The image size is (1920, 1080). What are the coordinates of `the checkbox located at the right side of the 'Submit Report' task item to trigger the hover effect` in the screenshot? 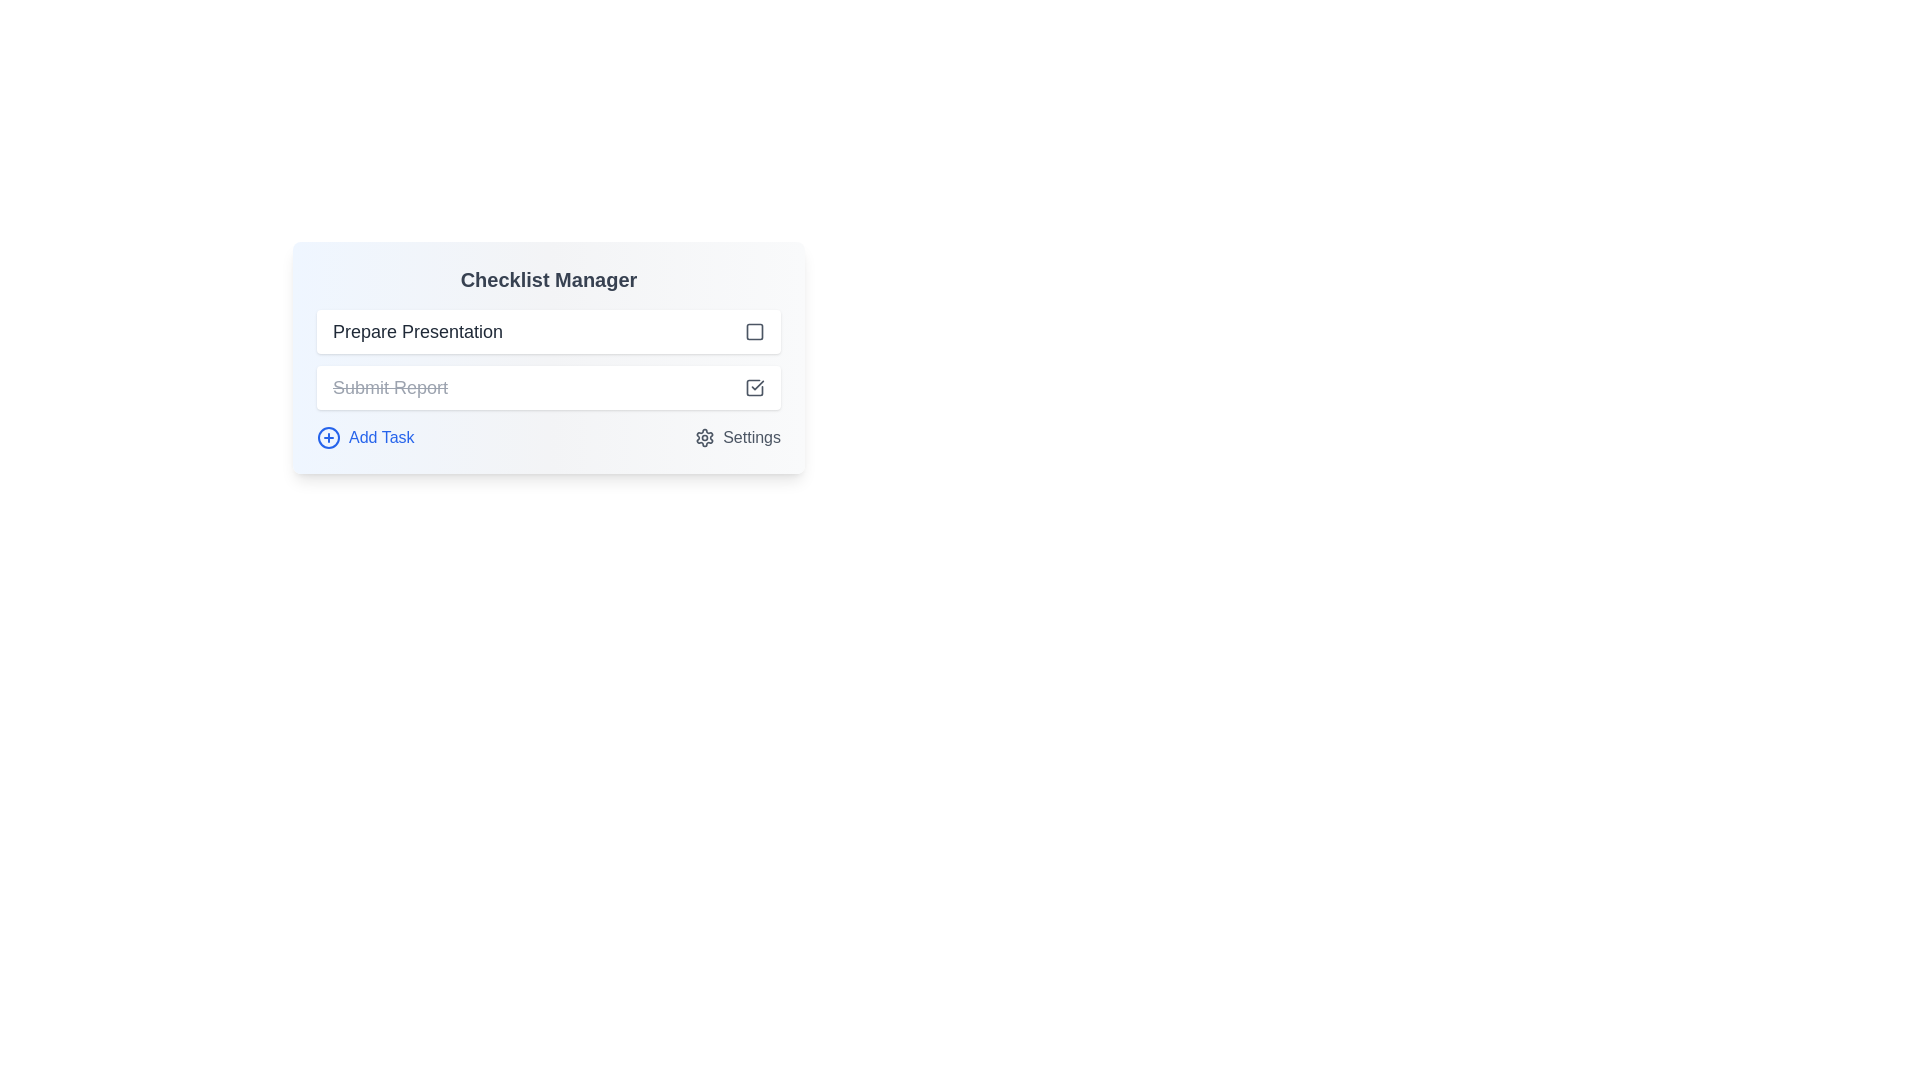 It's located at (753, 388).